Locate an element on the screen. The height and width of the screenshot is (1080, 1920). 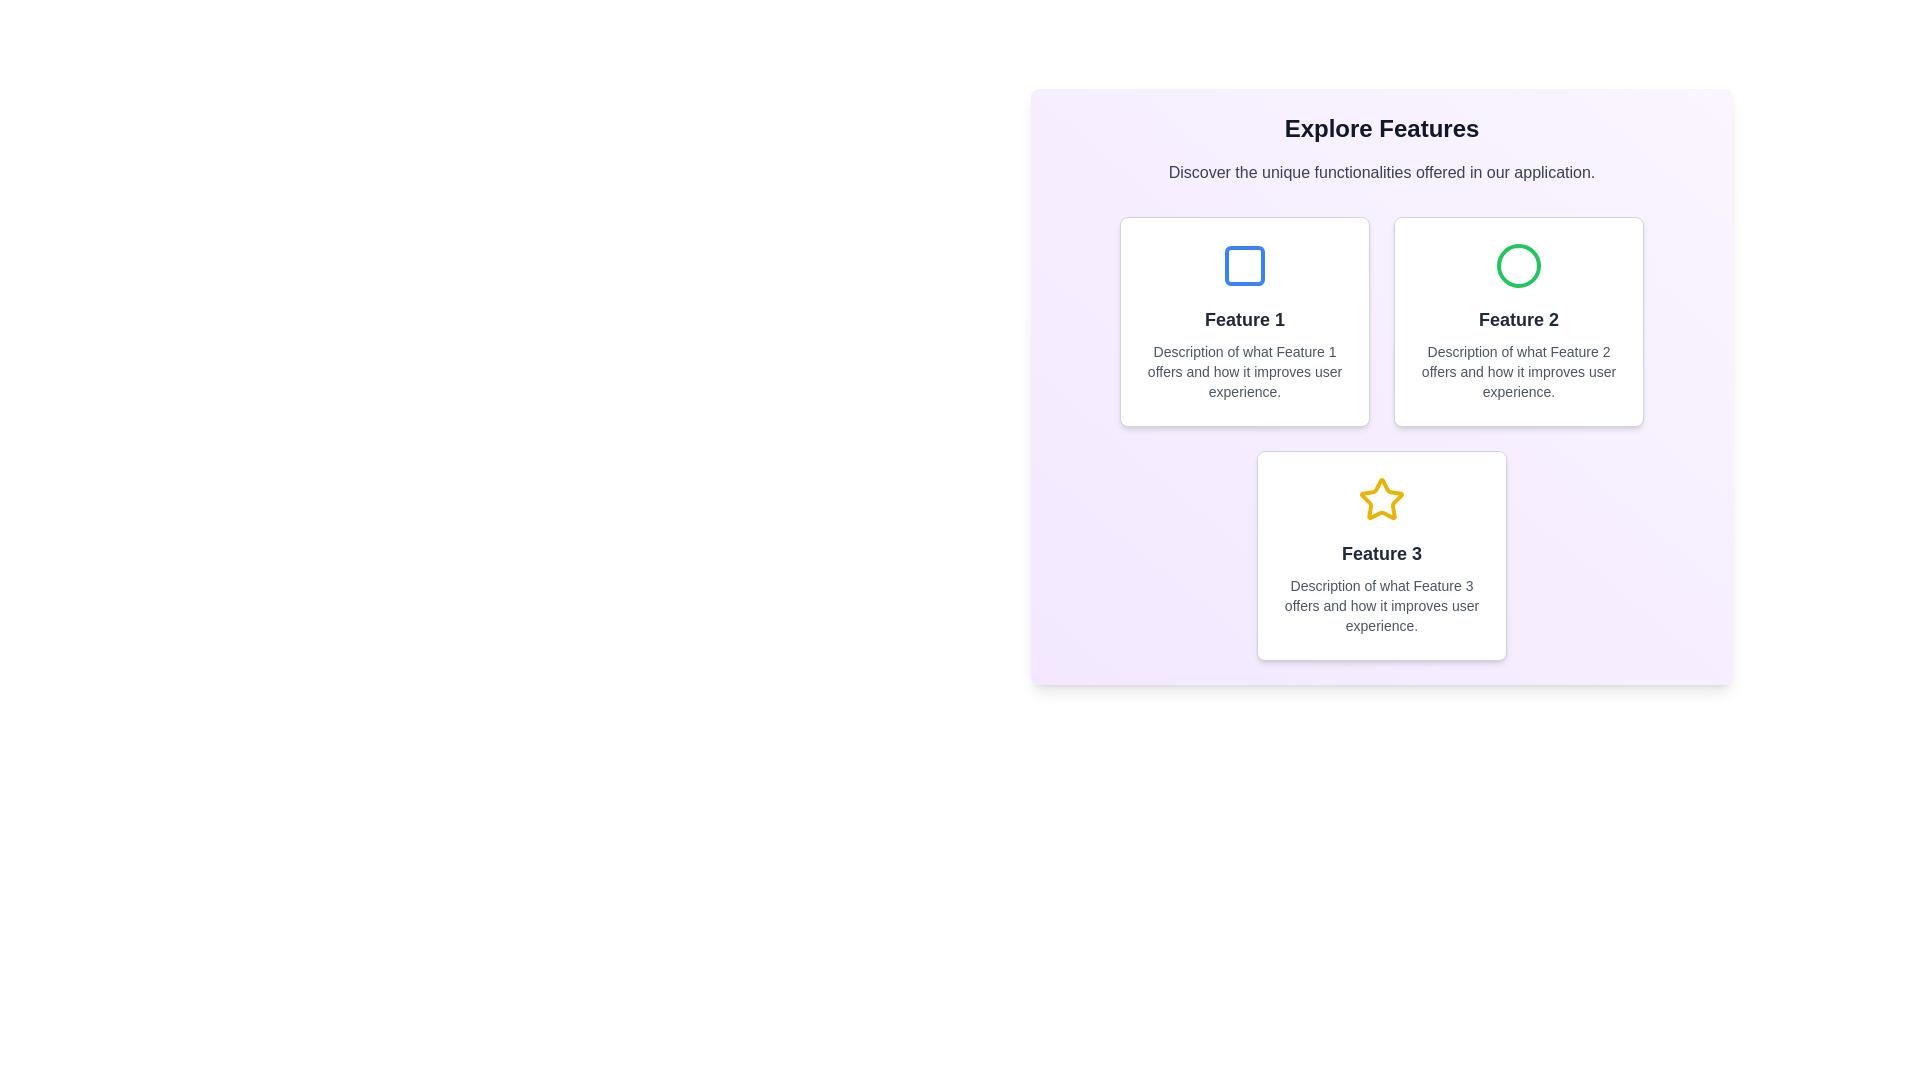
Icon located at the center of the 'Feature 3' card, which is situated in the third slot of the feature list layout in the bottom row of the grid is located at coordinates (1381, 499).